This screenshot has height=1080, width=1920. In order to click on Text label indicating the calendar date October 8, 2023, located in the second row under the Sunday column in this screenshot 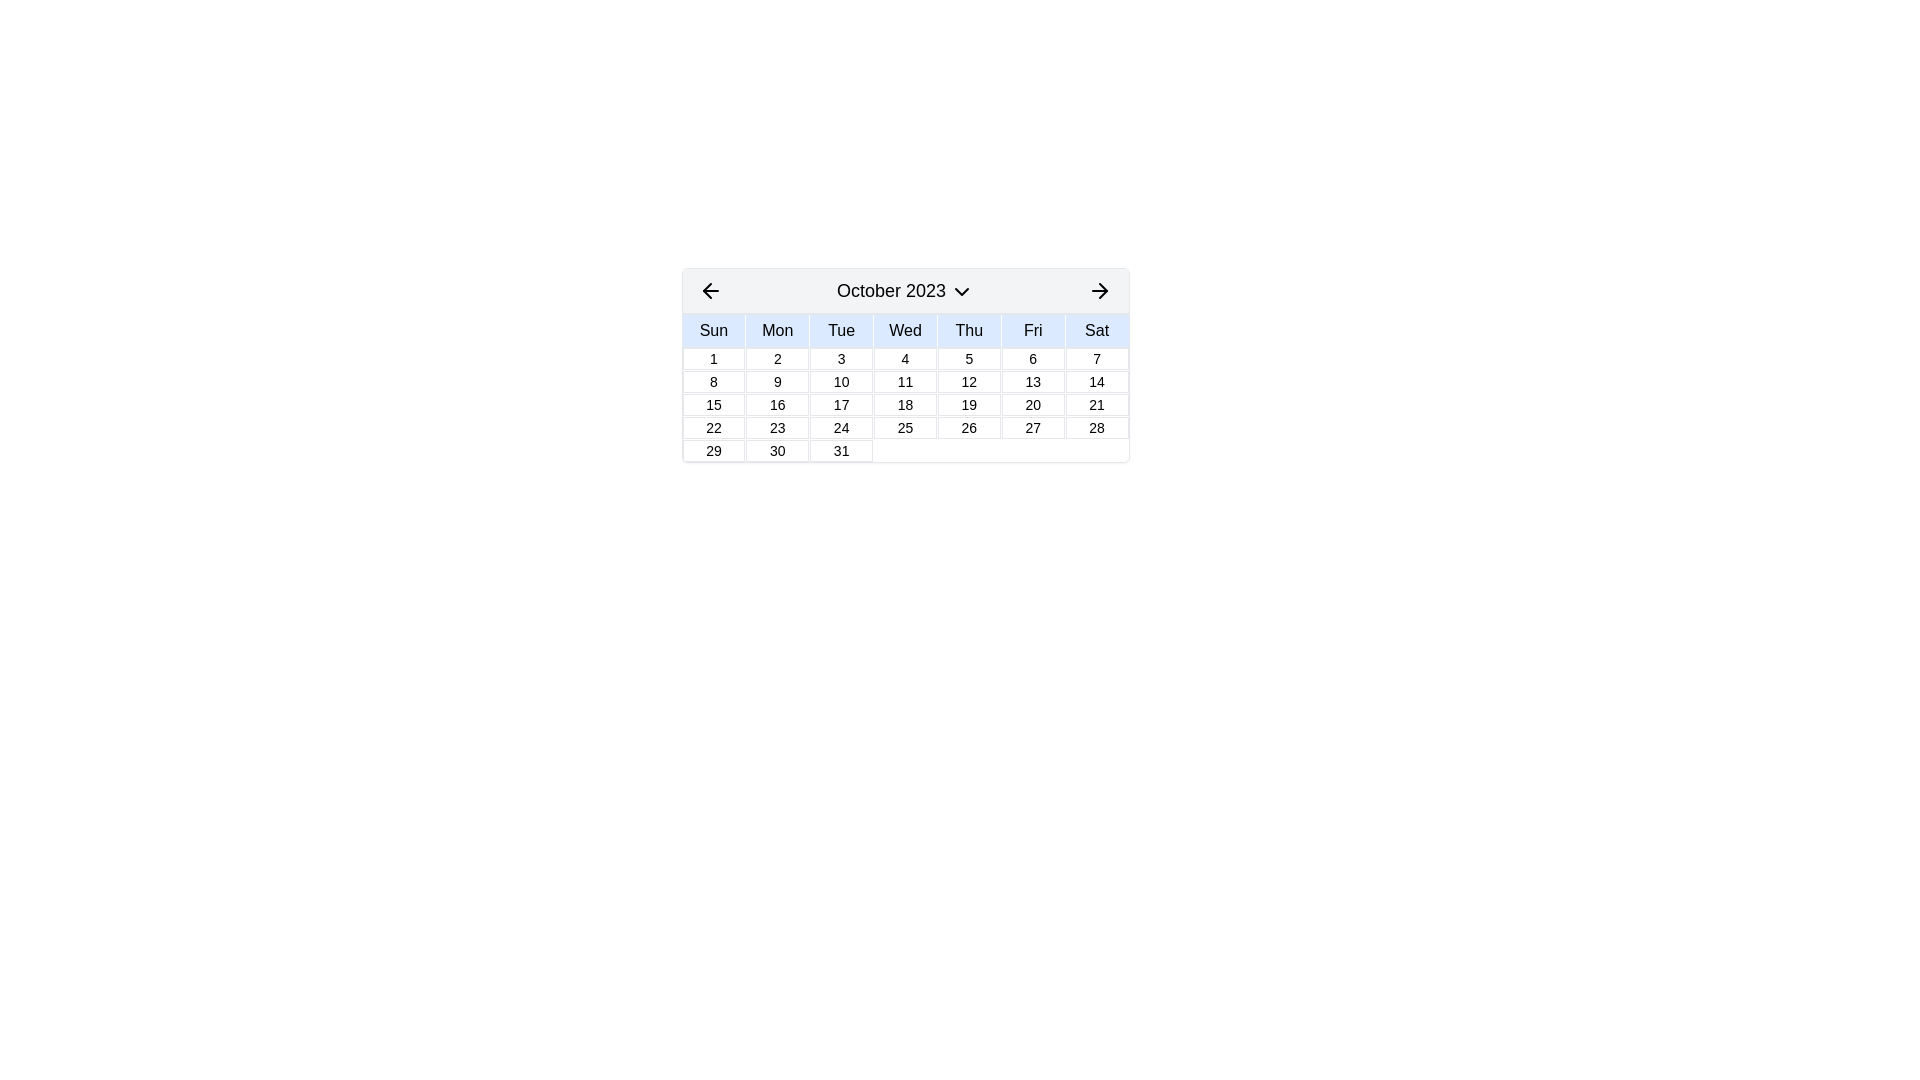, I will do `click(713, 381)`.